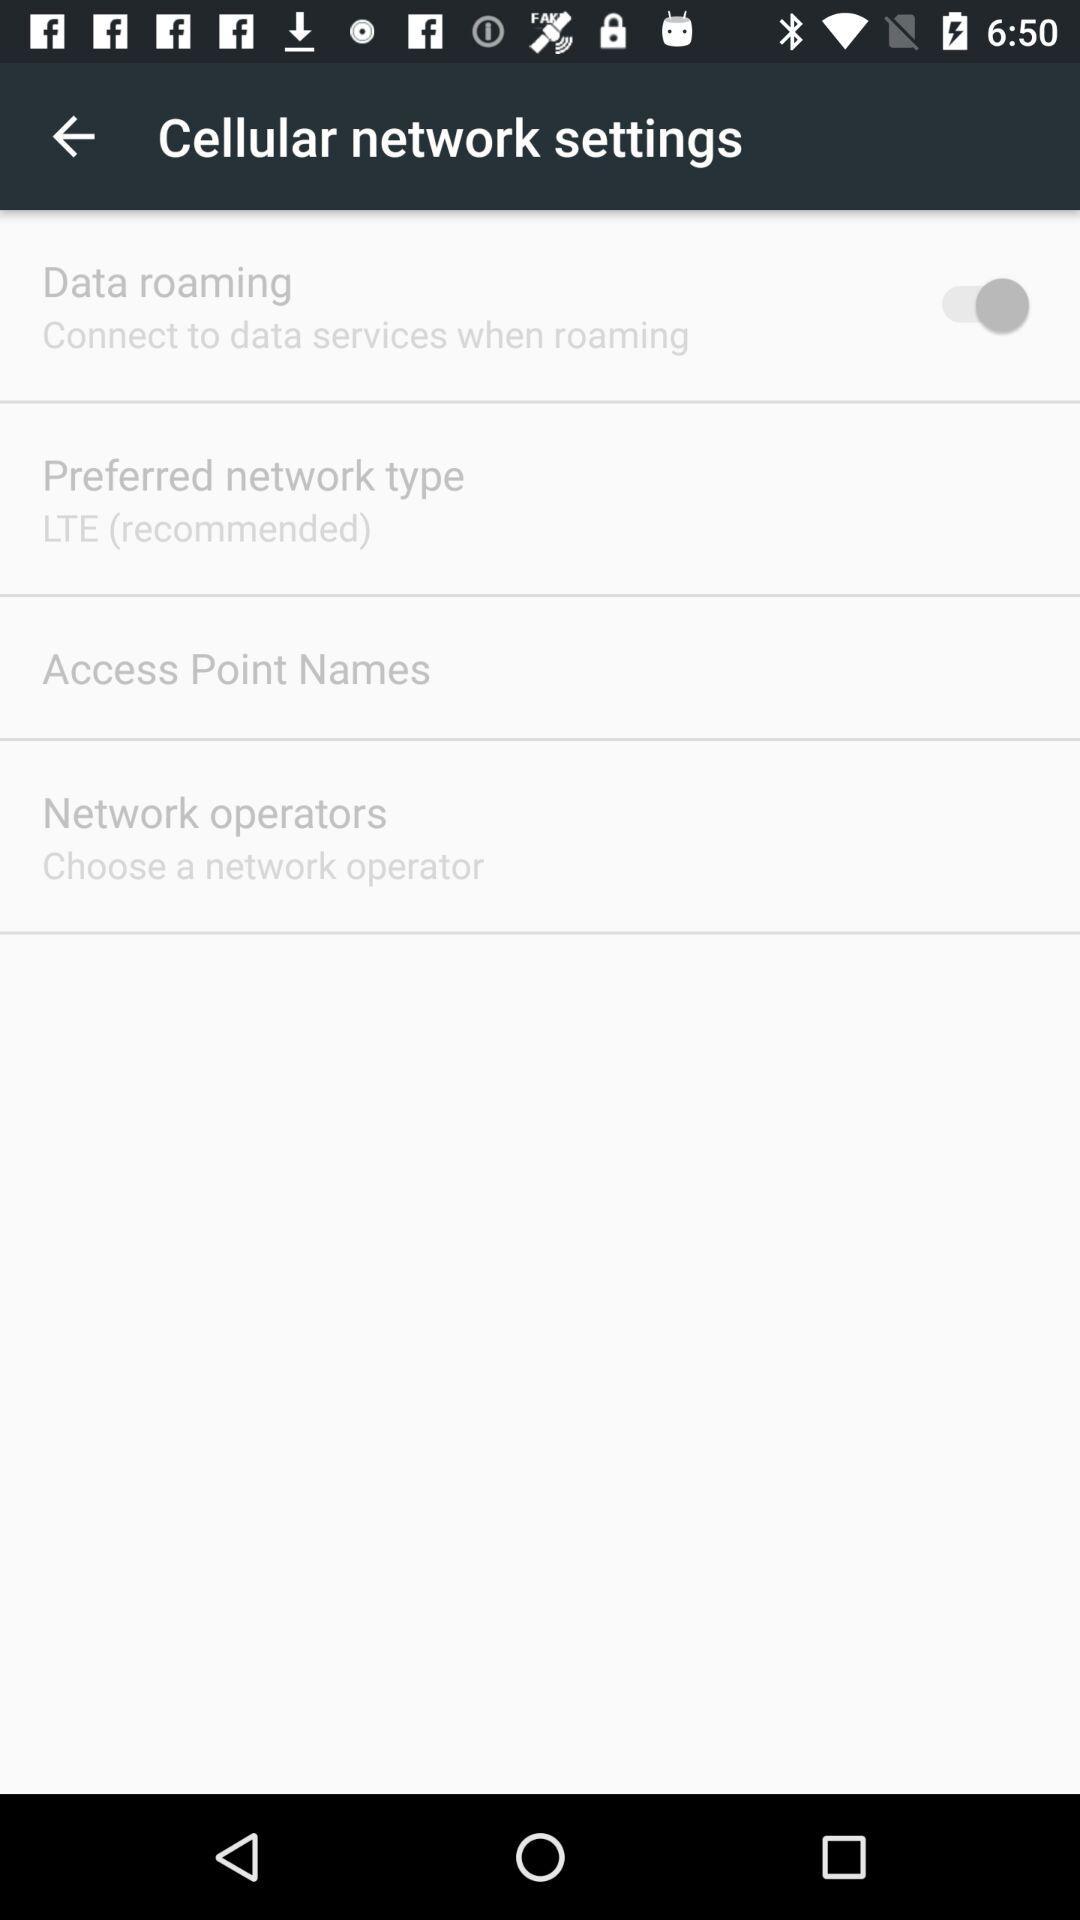  Describe the element at coordinates (72, 135) in the screenshot. I see `the app next to cellular network settings icon` at that location.